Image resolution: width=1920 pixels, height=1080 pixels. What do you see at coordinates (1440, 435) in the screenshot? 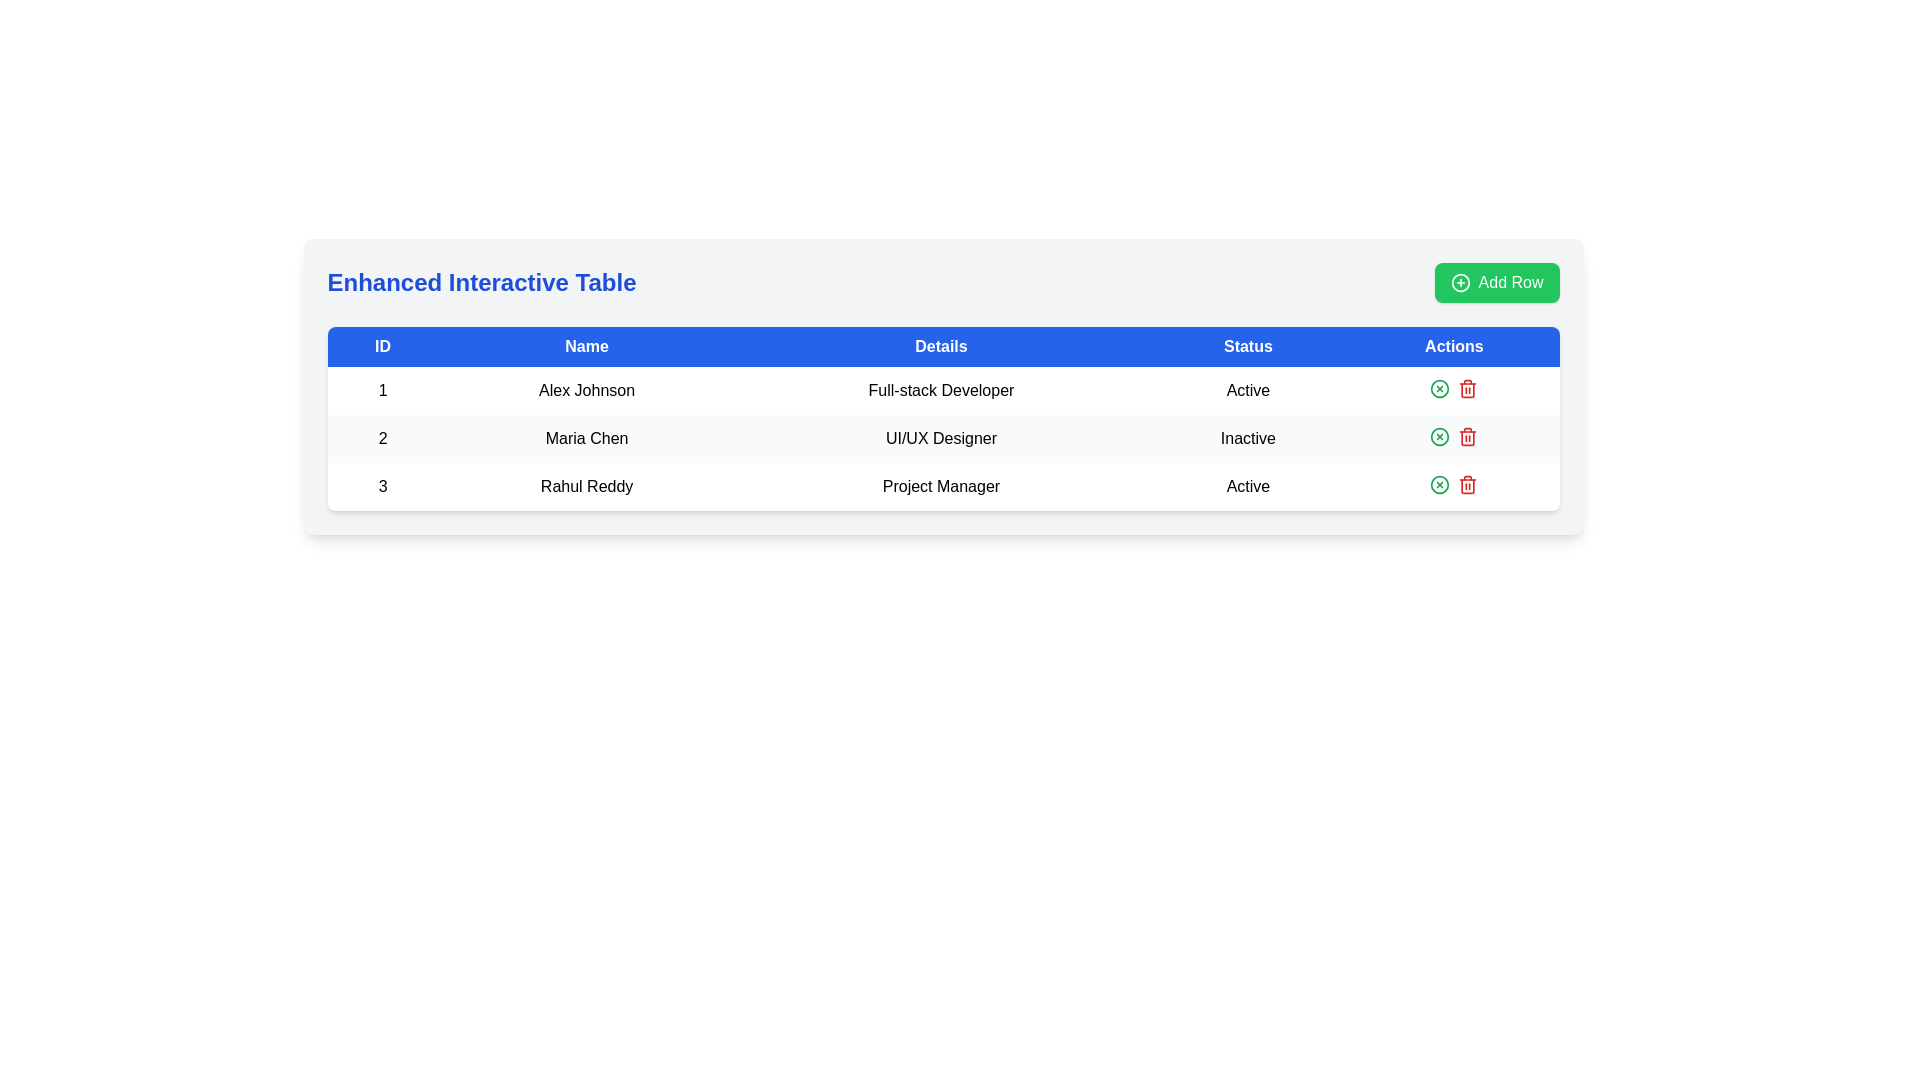
I see `the interactive 'undo' or 'restore' button located in the 'Actions' column of the second row of the table` at bounding box center [1440, 435].